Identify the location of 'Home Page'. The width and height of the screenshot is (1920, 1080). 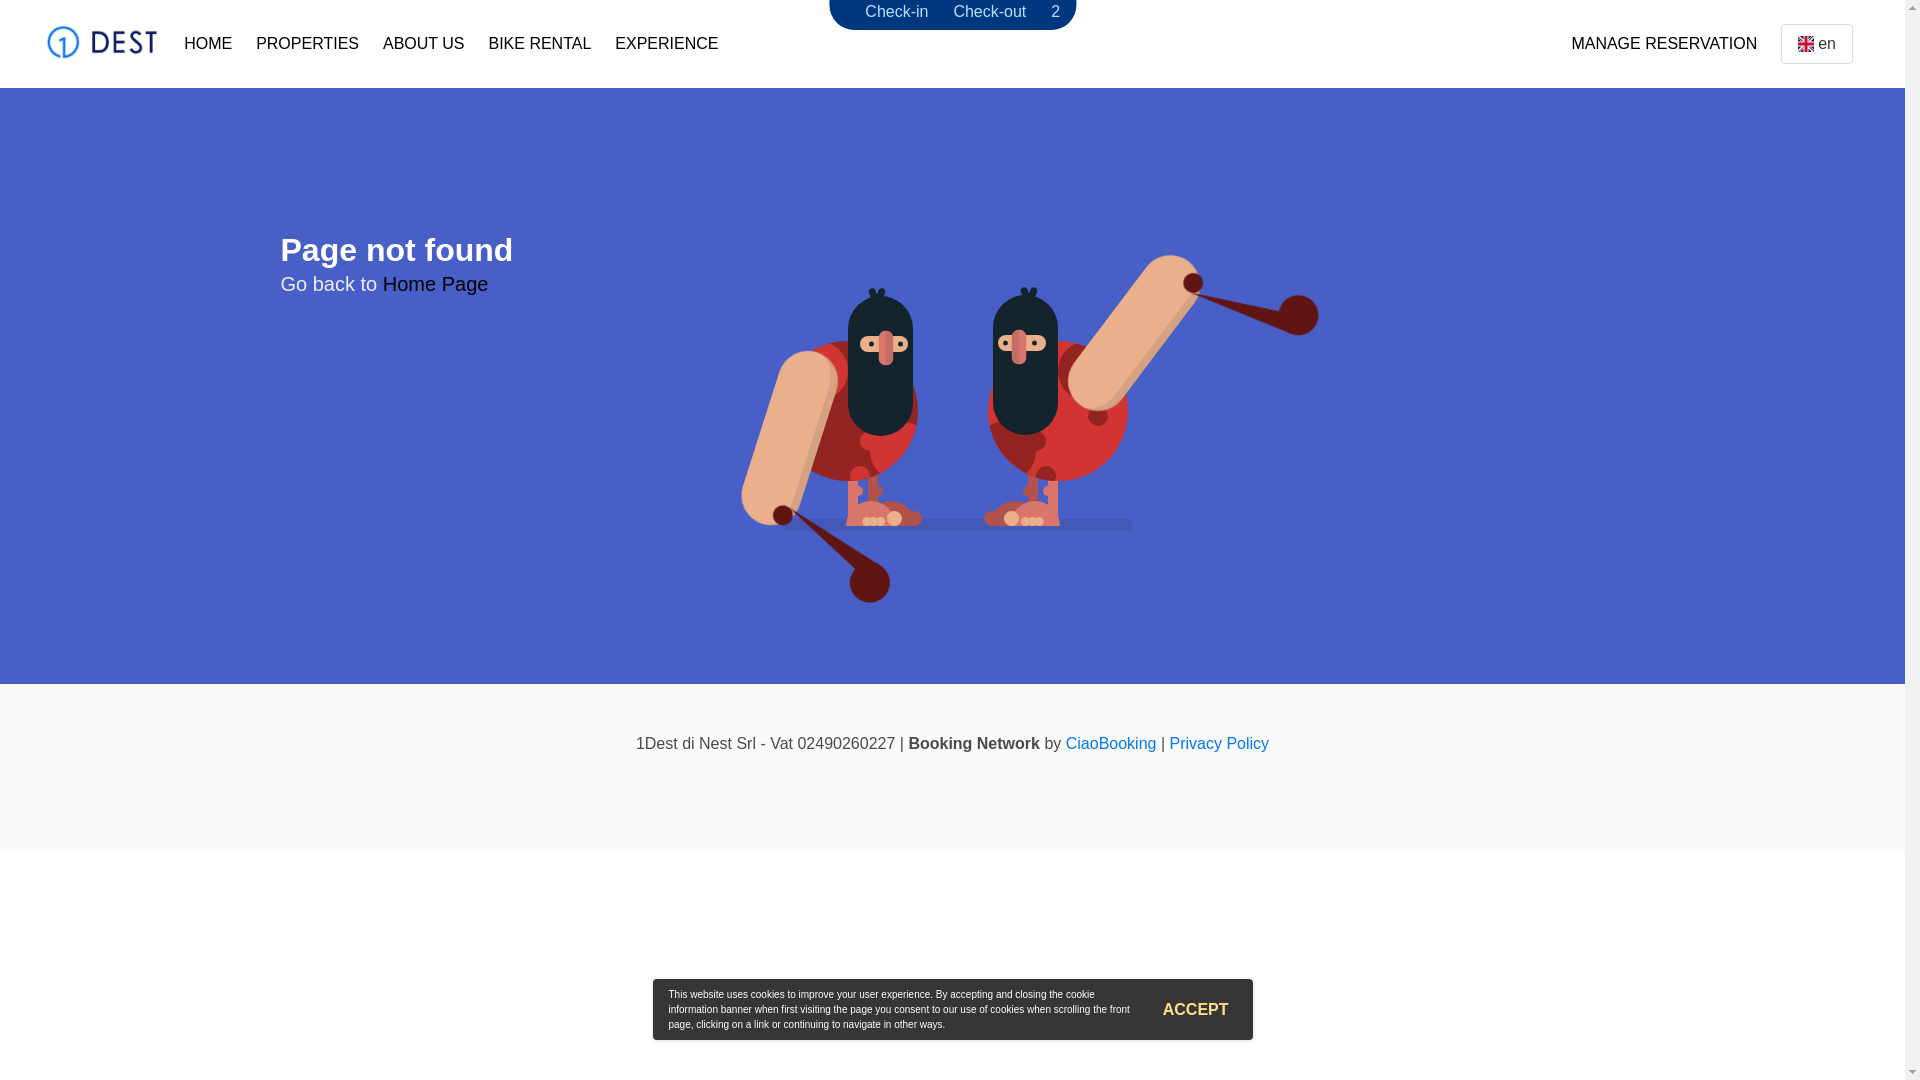
(435, 284).